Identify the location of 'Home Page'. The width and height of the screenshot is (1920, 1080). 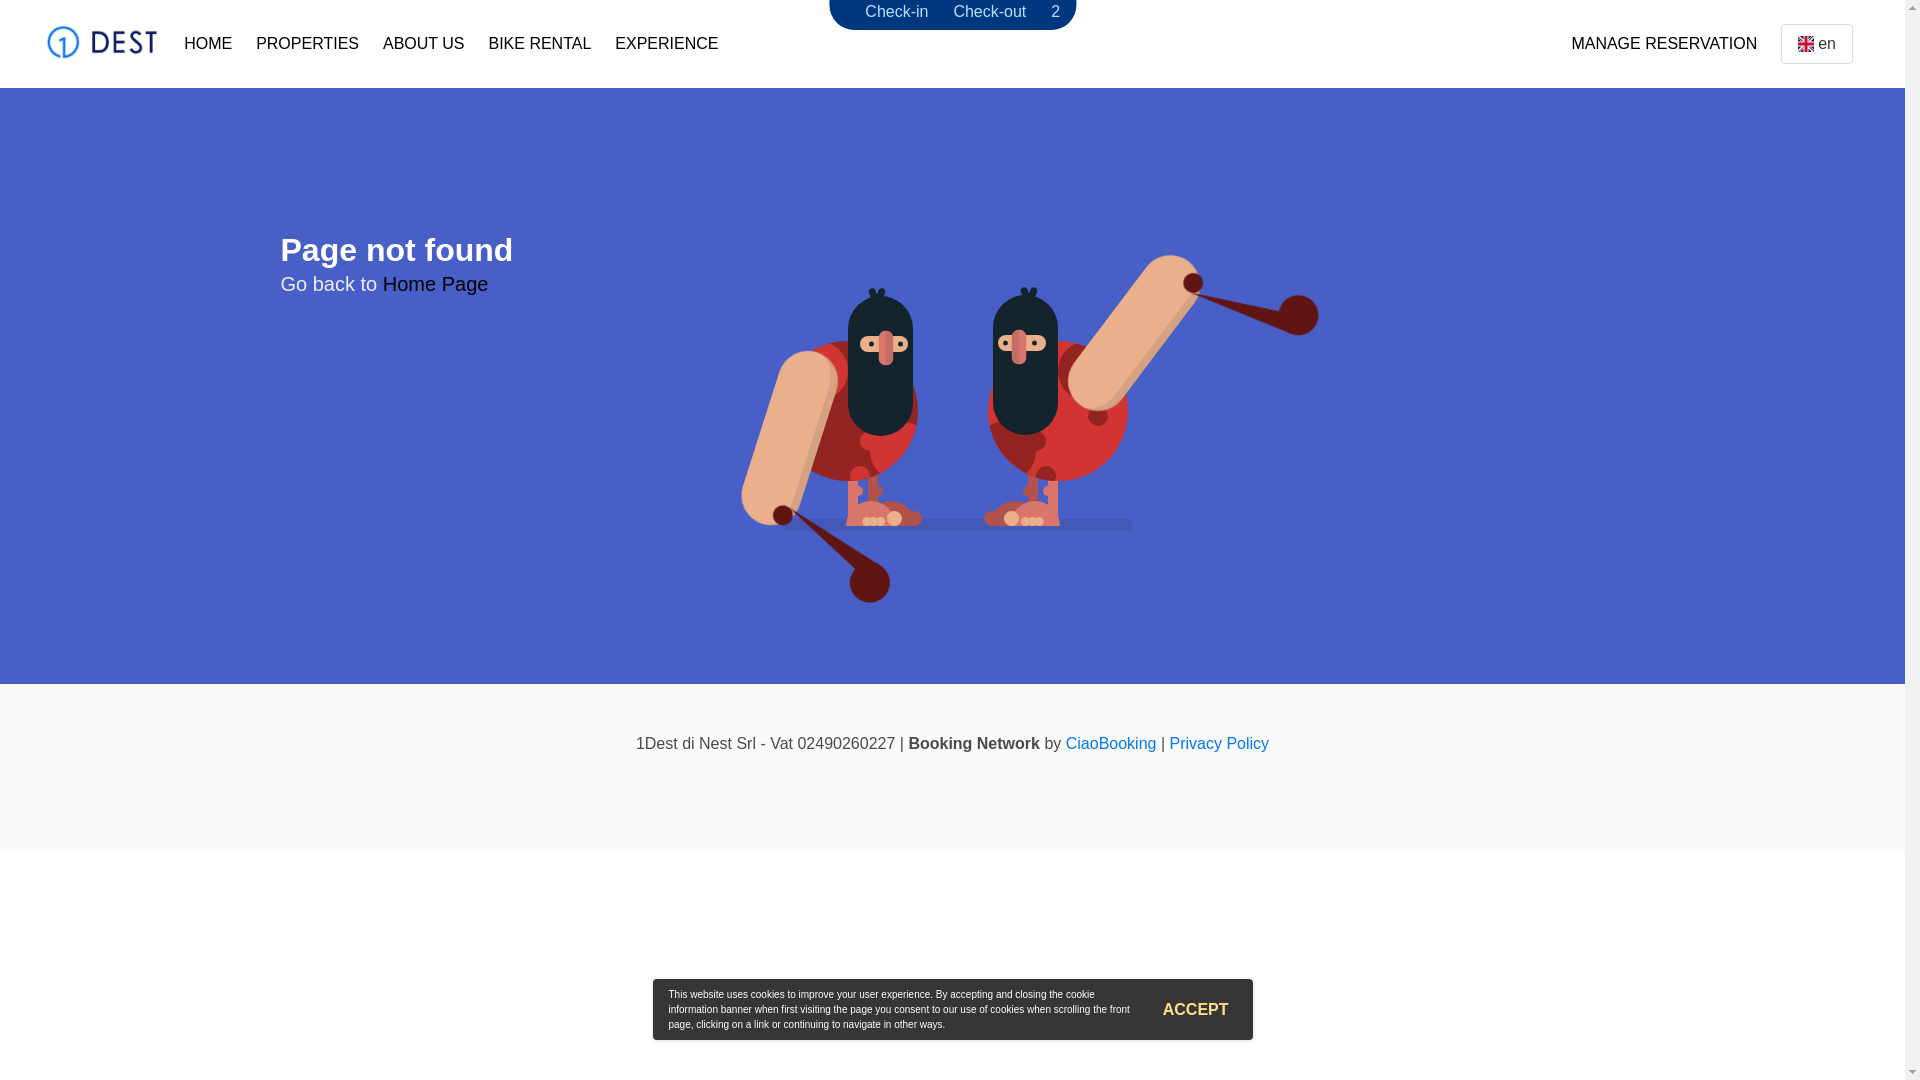
(435, 284).